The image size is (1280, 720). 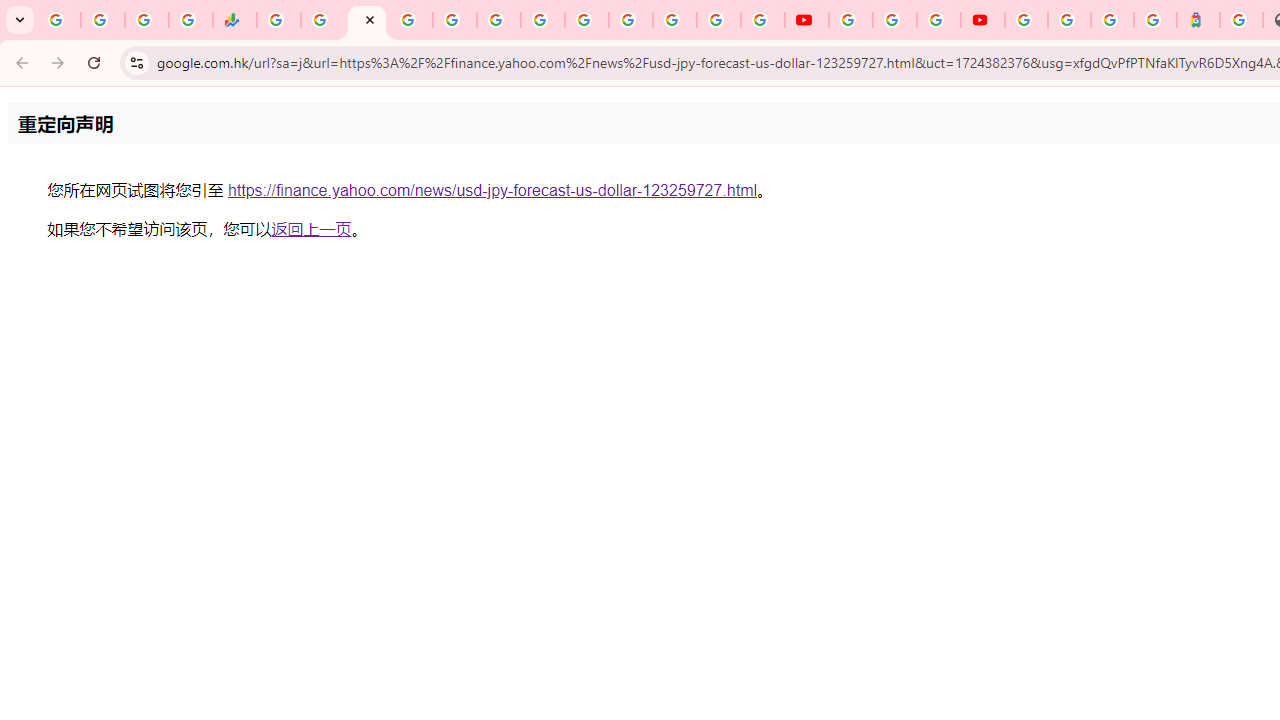 I want to click on 'Atour Hotel - Google hotels', so click(x=1198, y=20).